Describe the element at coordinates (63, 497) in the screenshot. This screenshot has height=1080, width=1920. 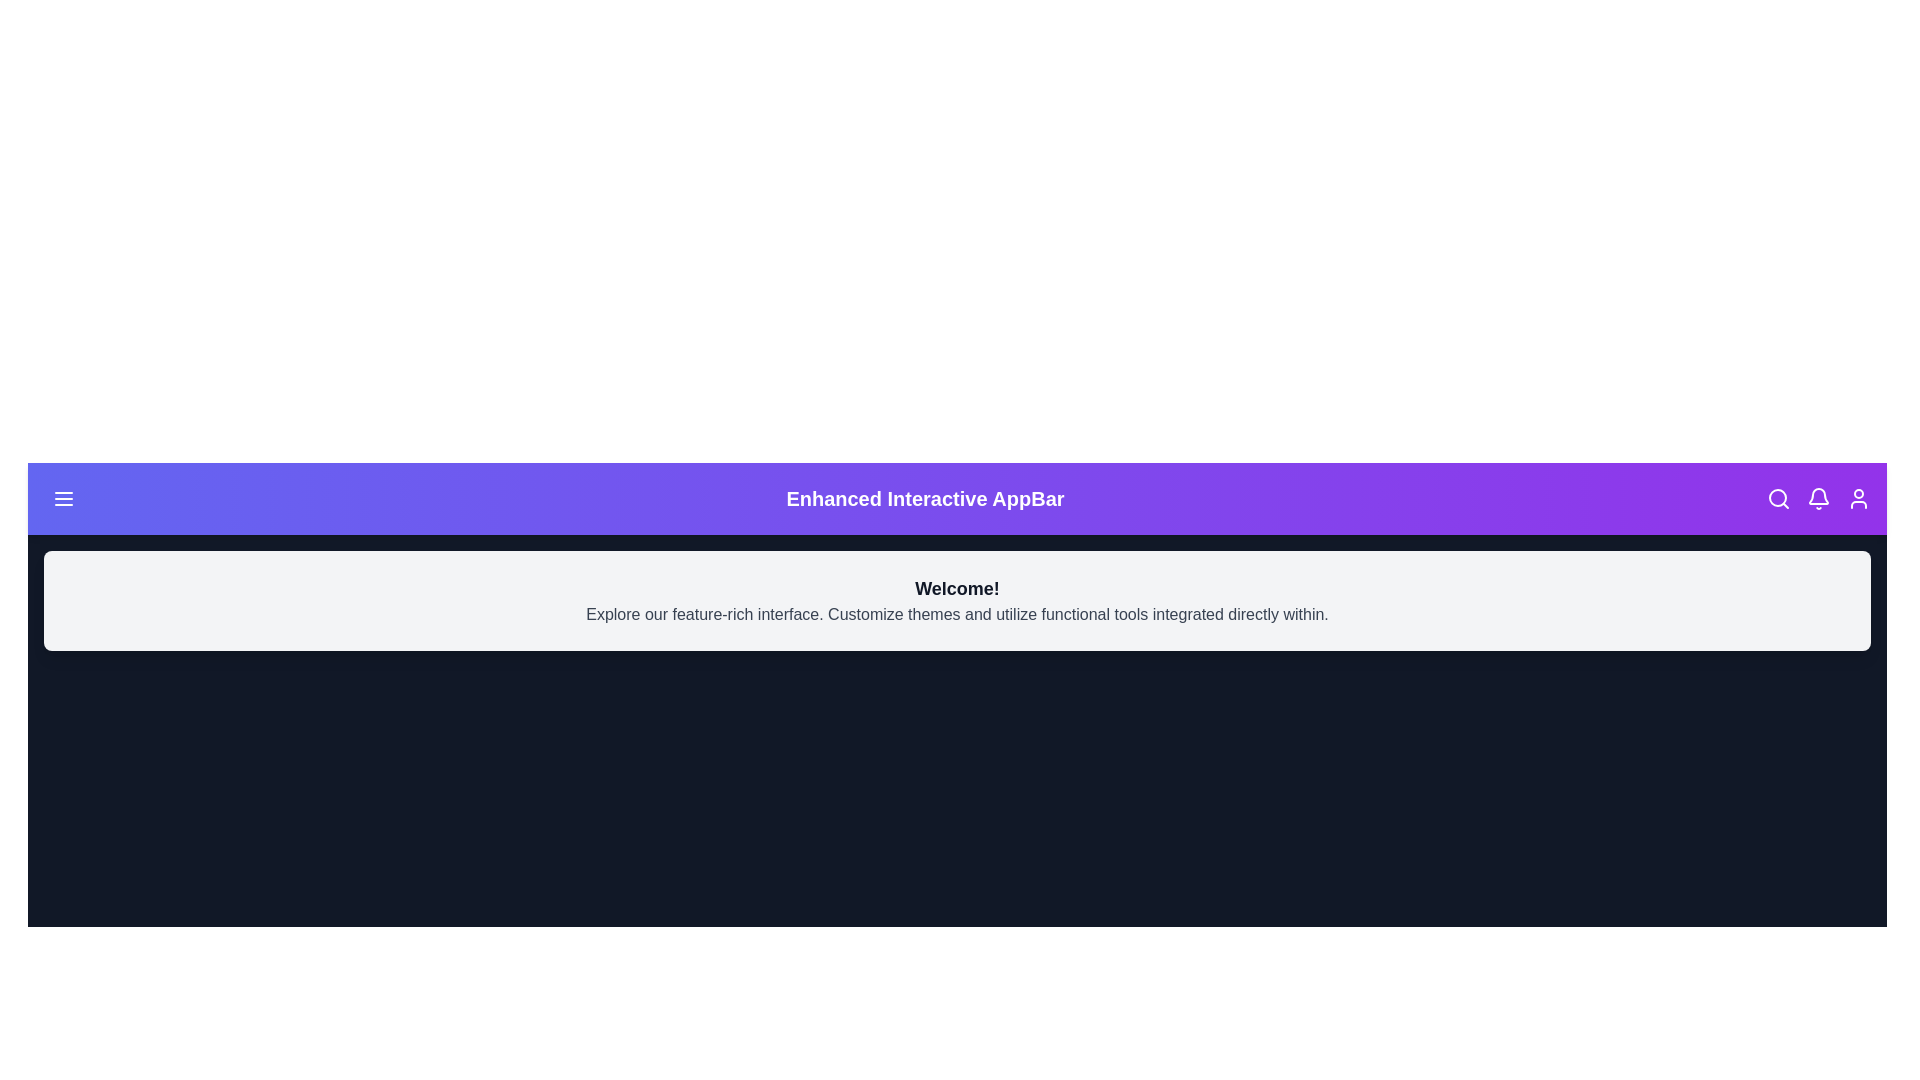
I see `the hamburger icon to toggle the main menu` at that location.